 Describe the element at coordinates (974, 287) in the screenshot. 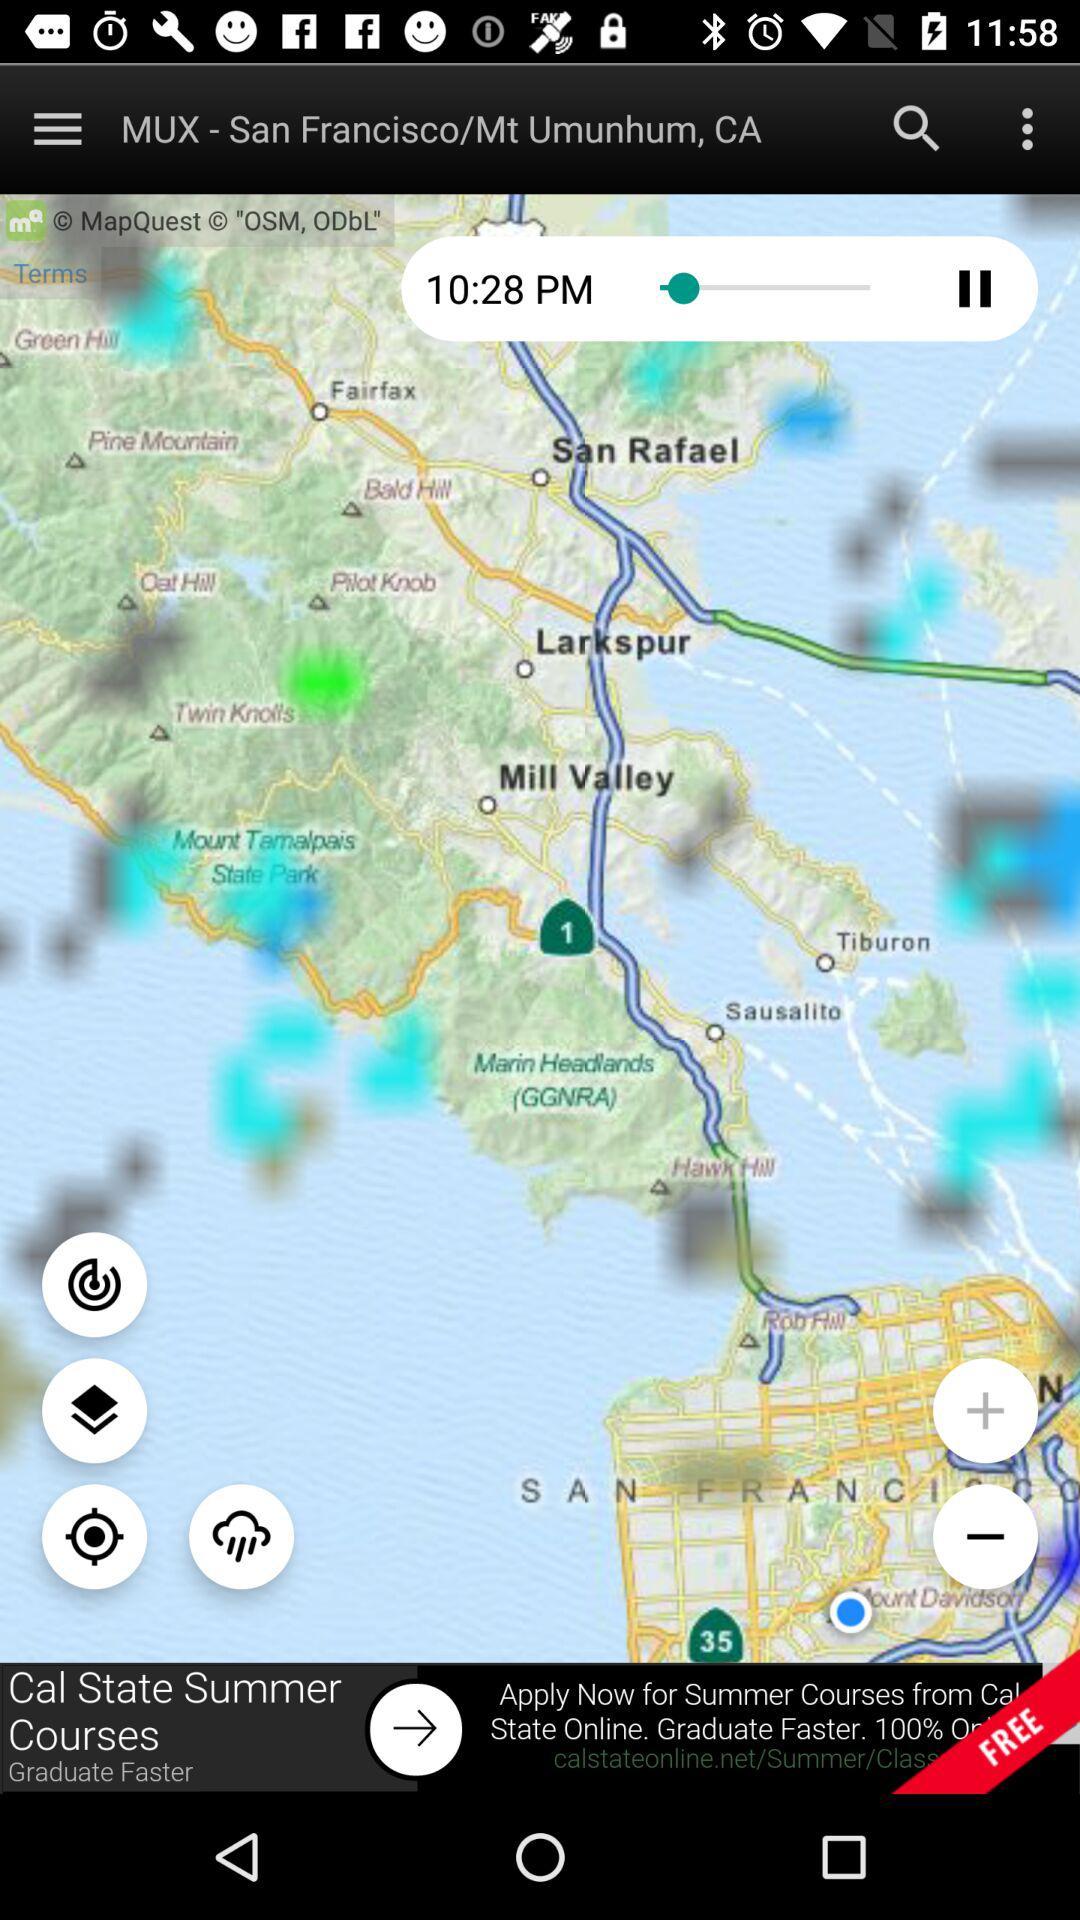

I see `play option` at that location.